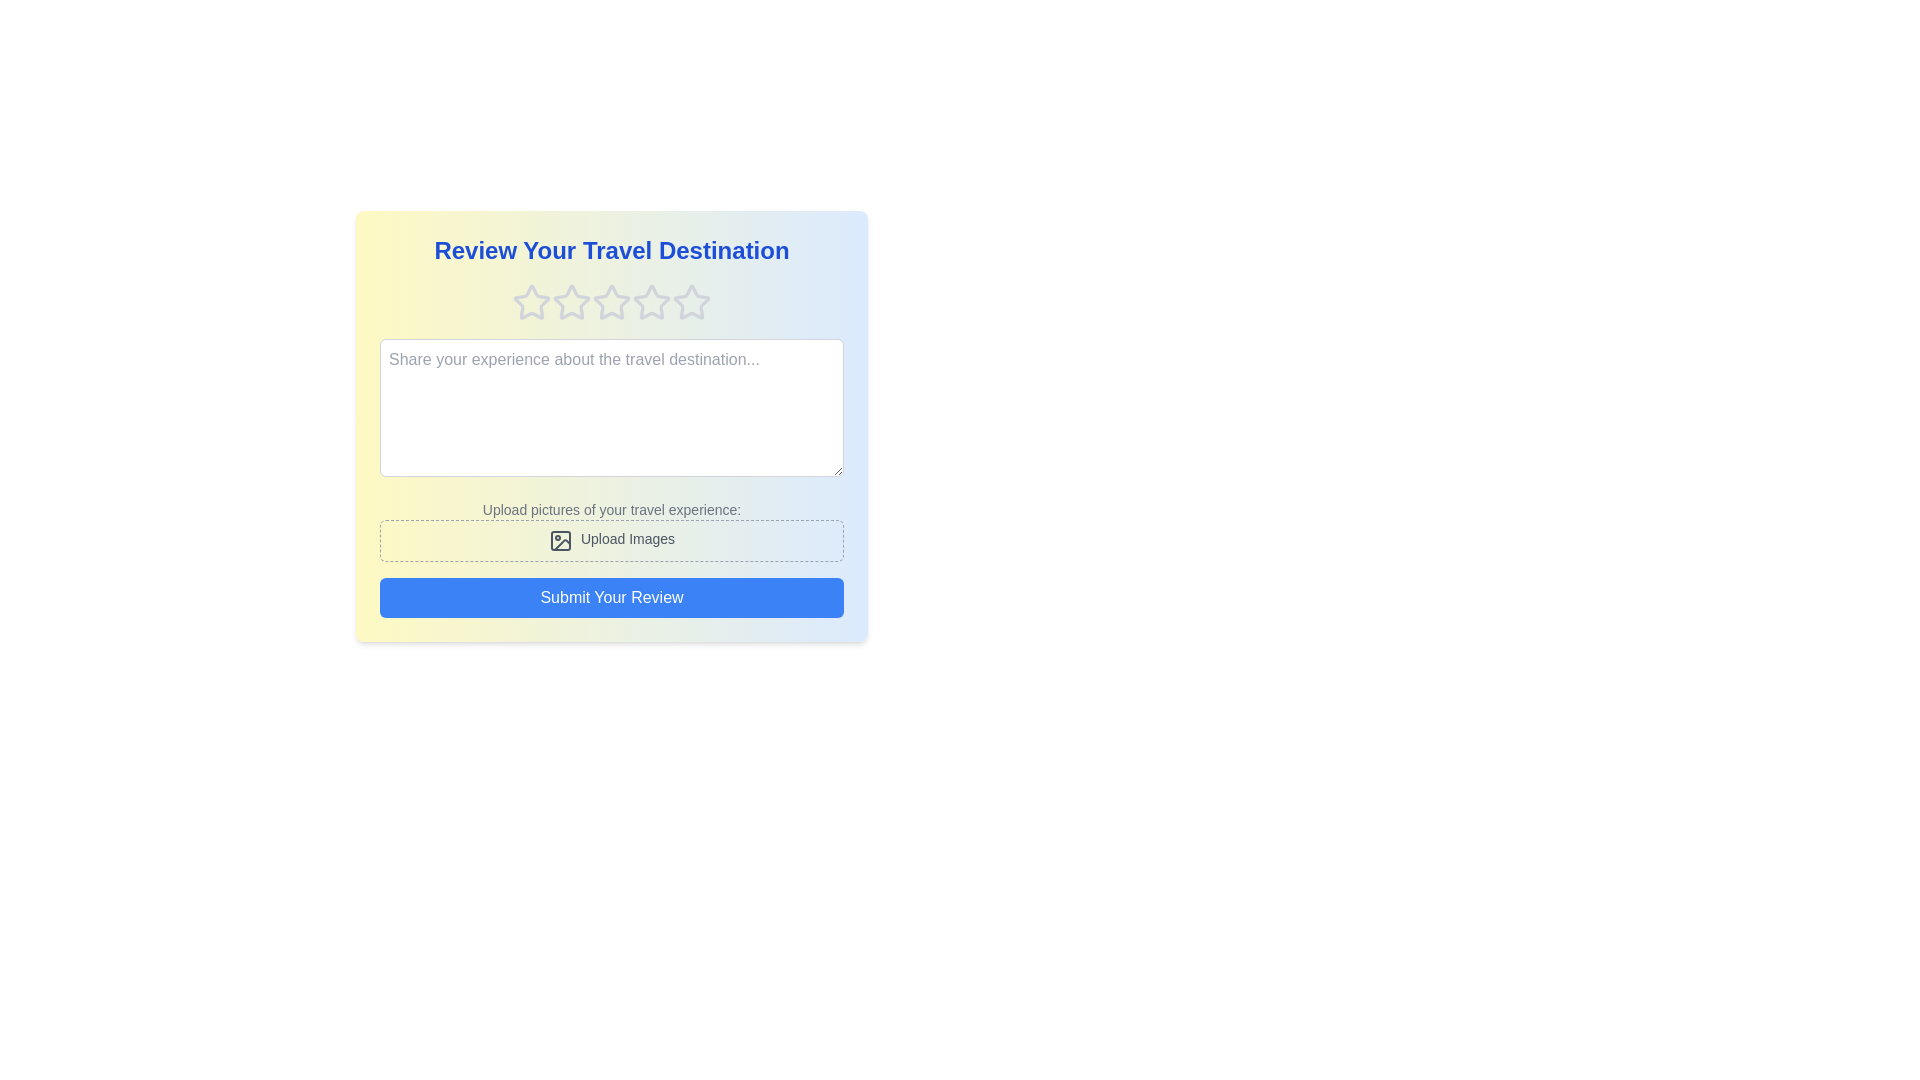 This screenshot has height=1080, width=1920. Describe the element at coordinates (610, 407) in the screenshot. I see `the textarea to start typing a review` at that location.